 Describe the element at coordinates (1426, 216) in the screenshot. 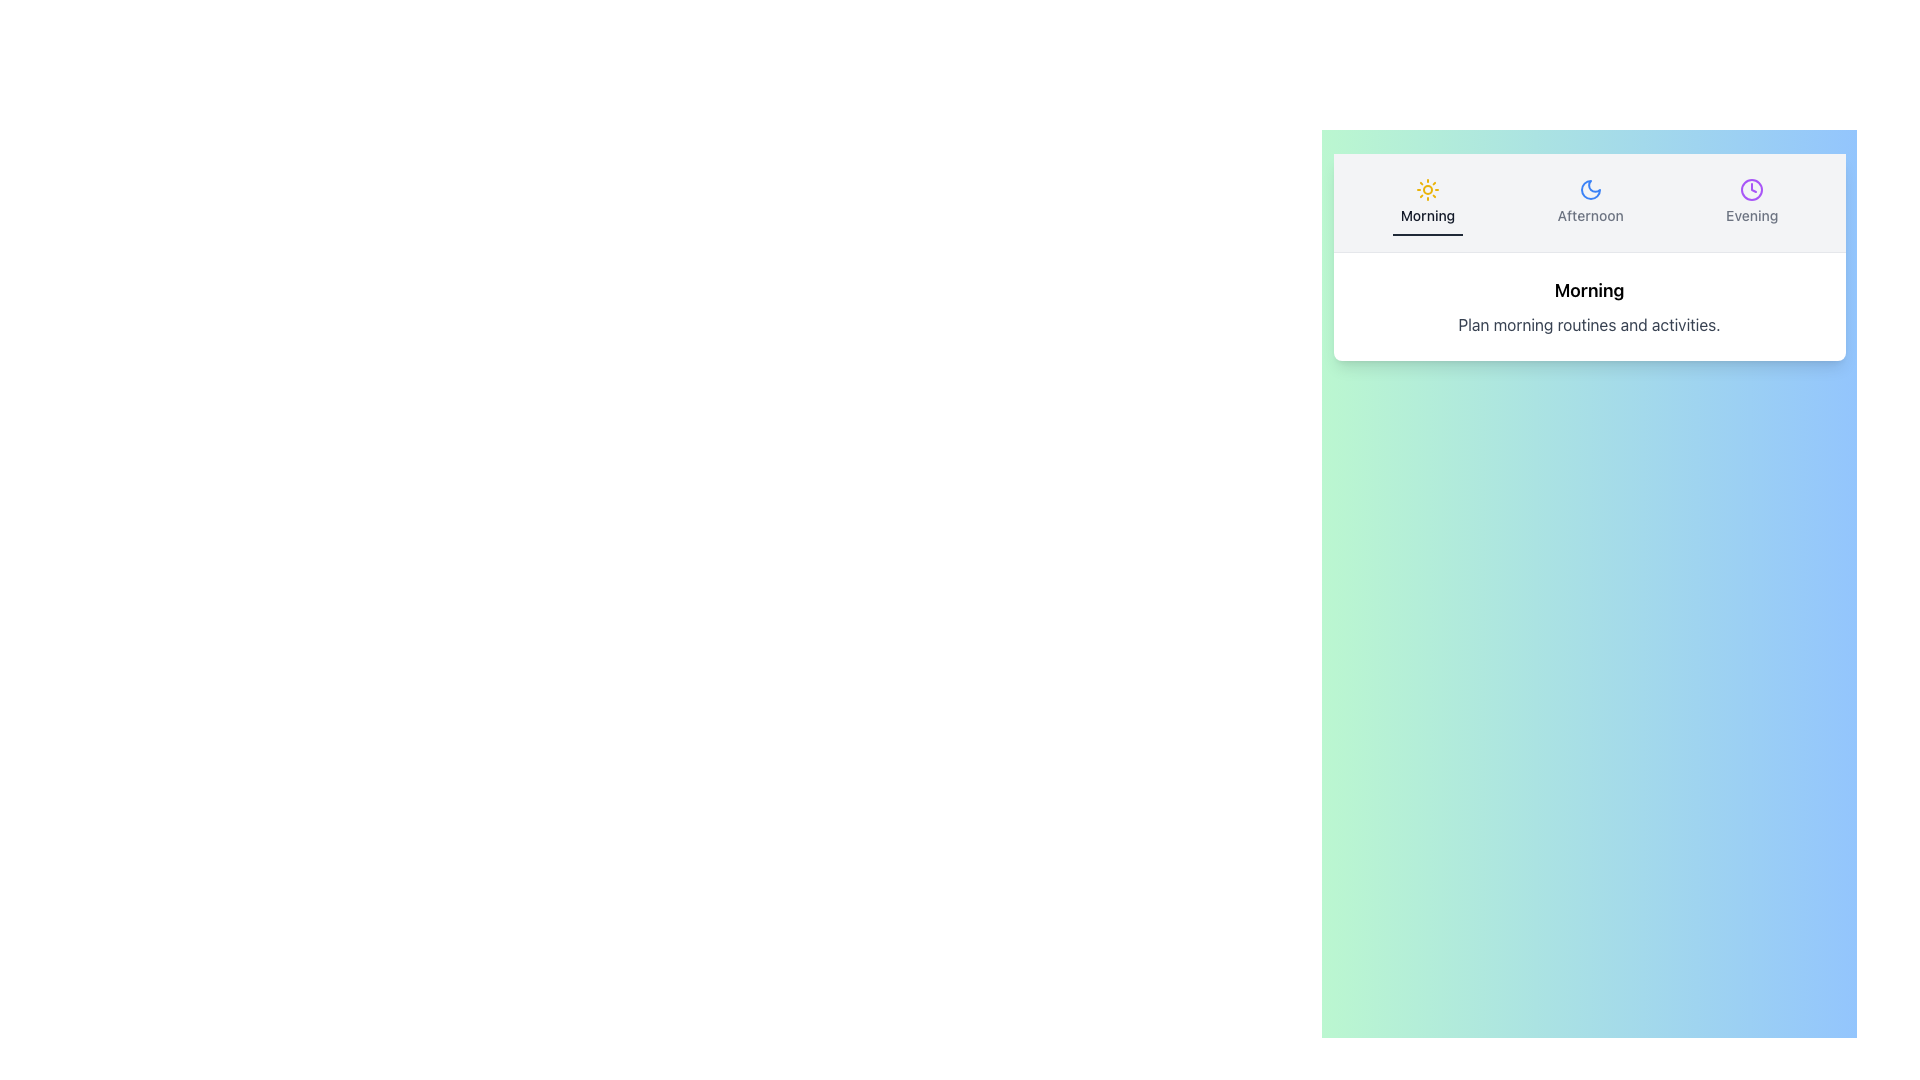

I see `text displayed on the 'Morning' label, which indicates content related to morning routines or activities` at that location.